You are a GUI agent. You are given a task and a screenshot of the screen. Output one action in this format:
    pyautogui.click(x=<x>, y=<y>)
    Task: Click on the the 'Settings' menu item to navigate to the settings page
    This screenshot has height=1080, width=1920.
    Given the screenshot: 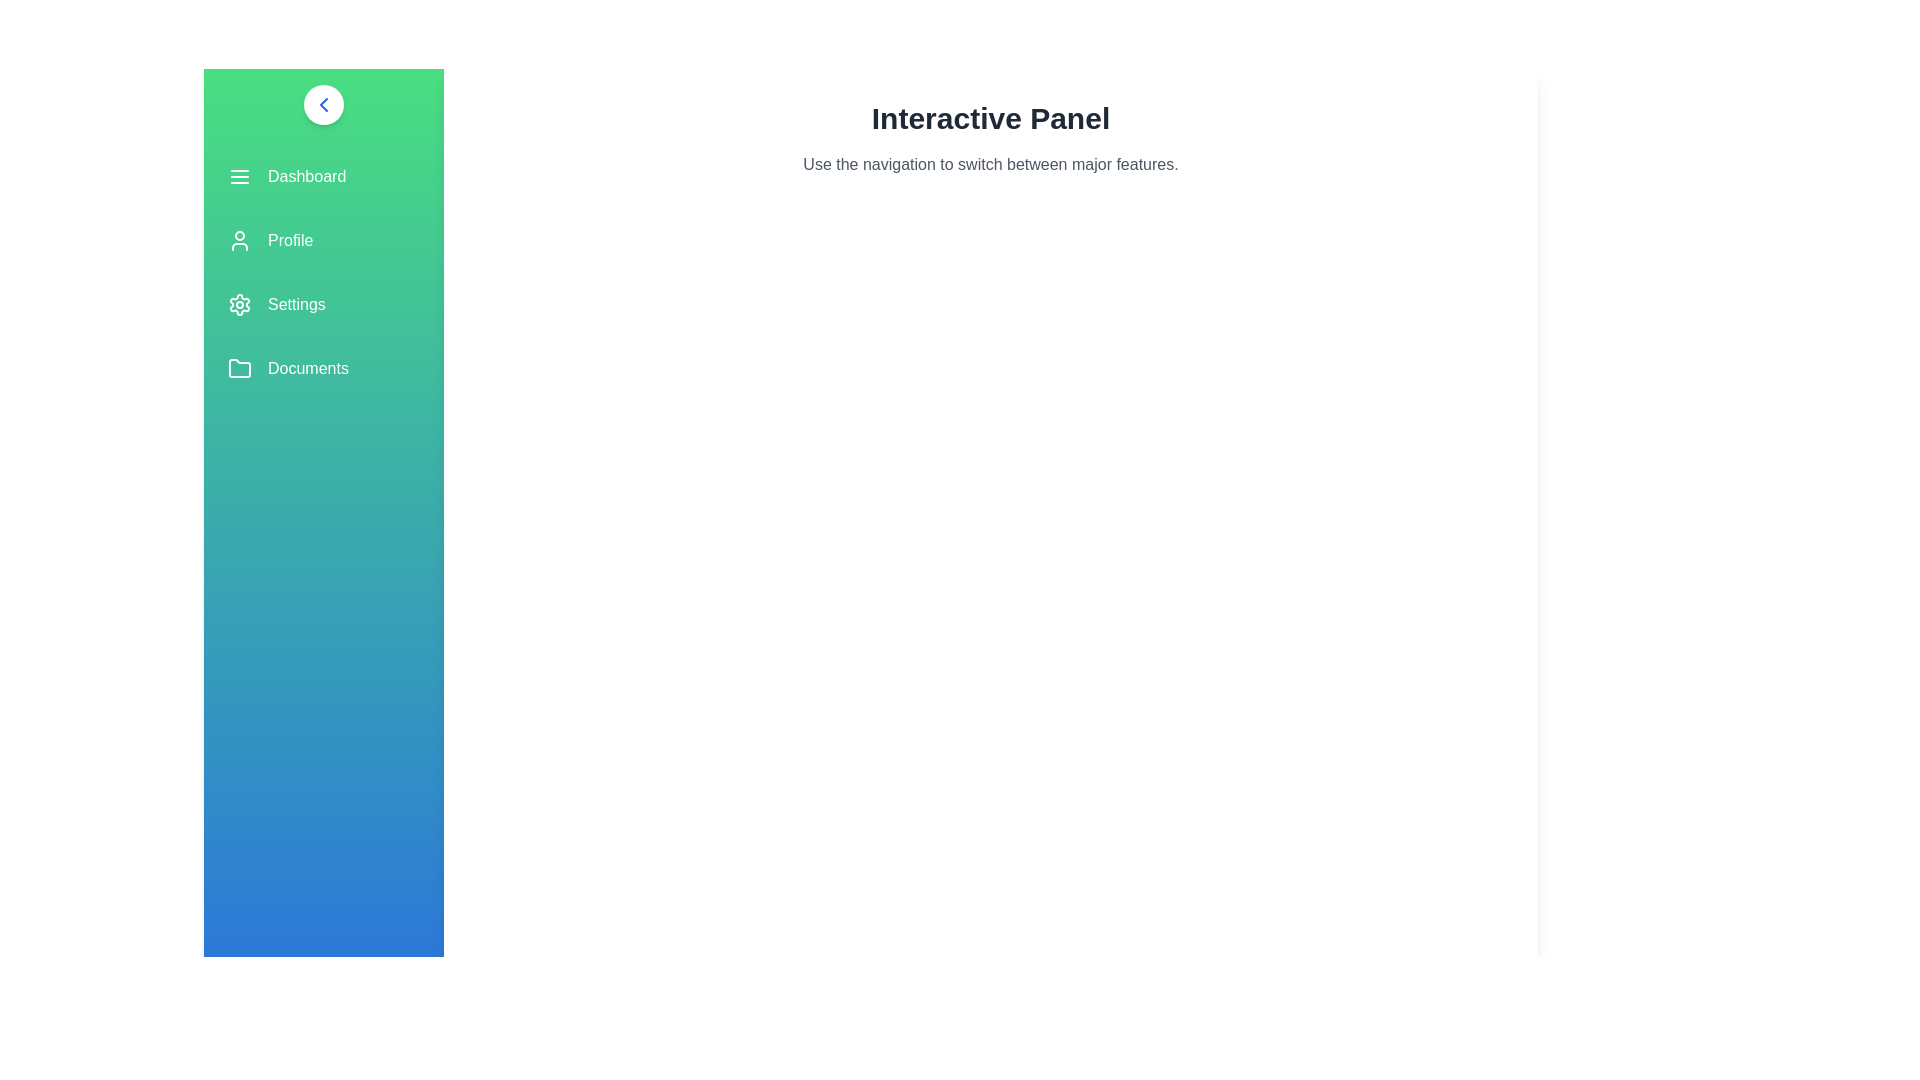 What is the action you would take?
    pyautogui.click(x=324, y=304)
    